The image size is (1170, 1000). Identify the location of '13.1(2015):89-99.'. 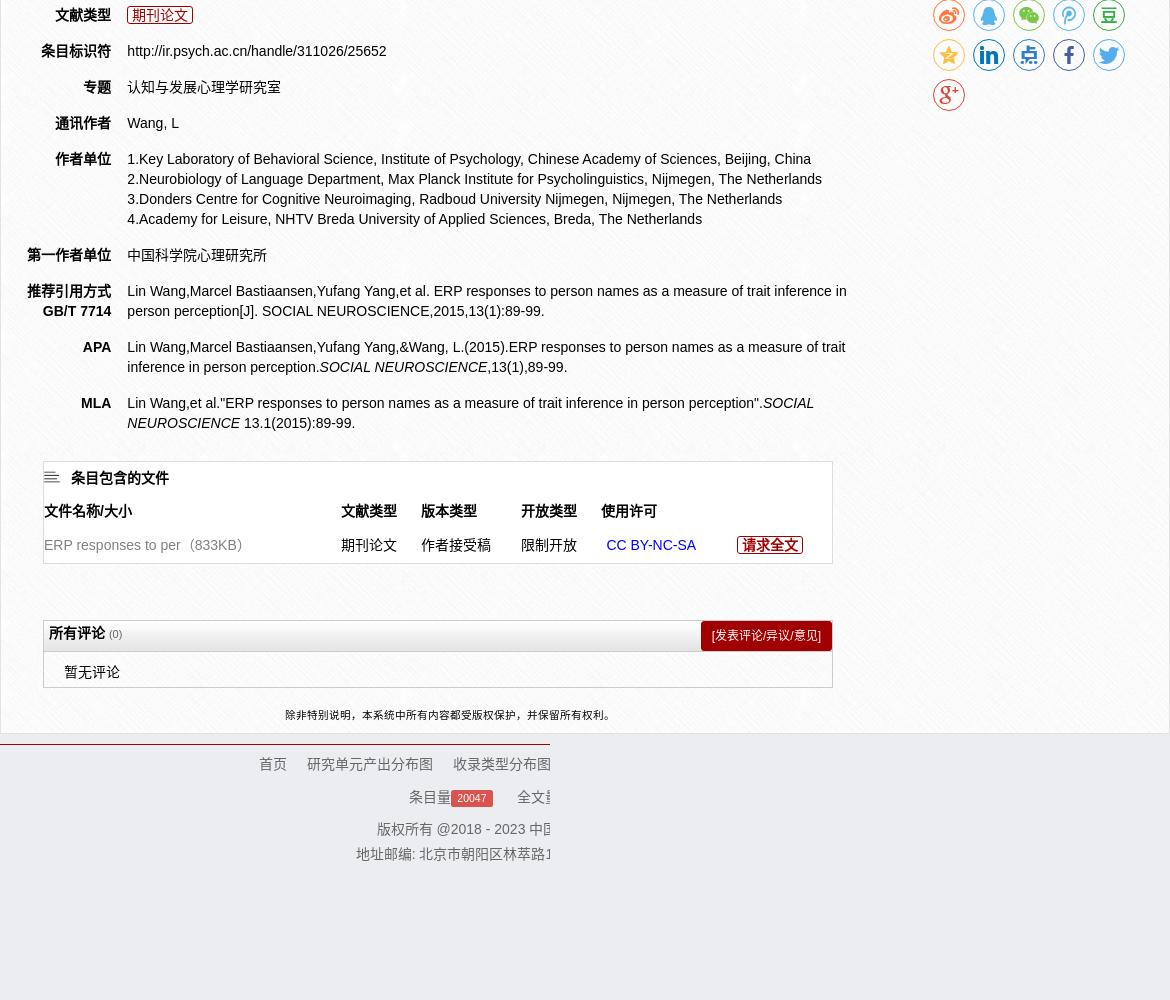
(296, 422).